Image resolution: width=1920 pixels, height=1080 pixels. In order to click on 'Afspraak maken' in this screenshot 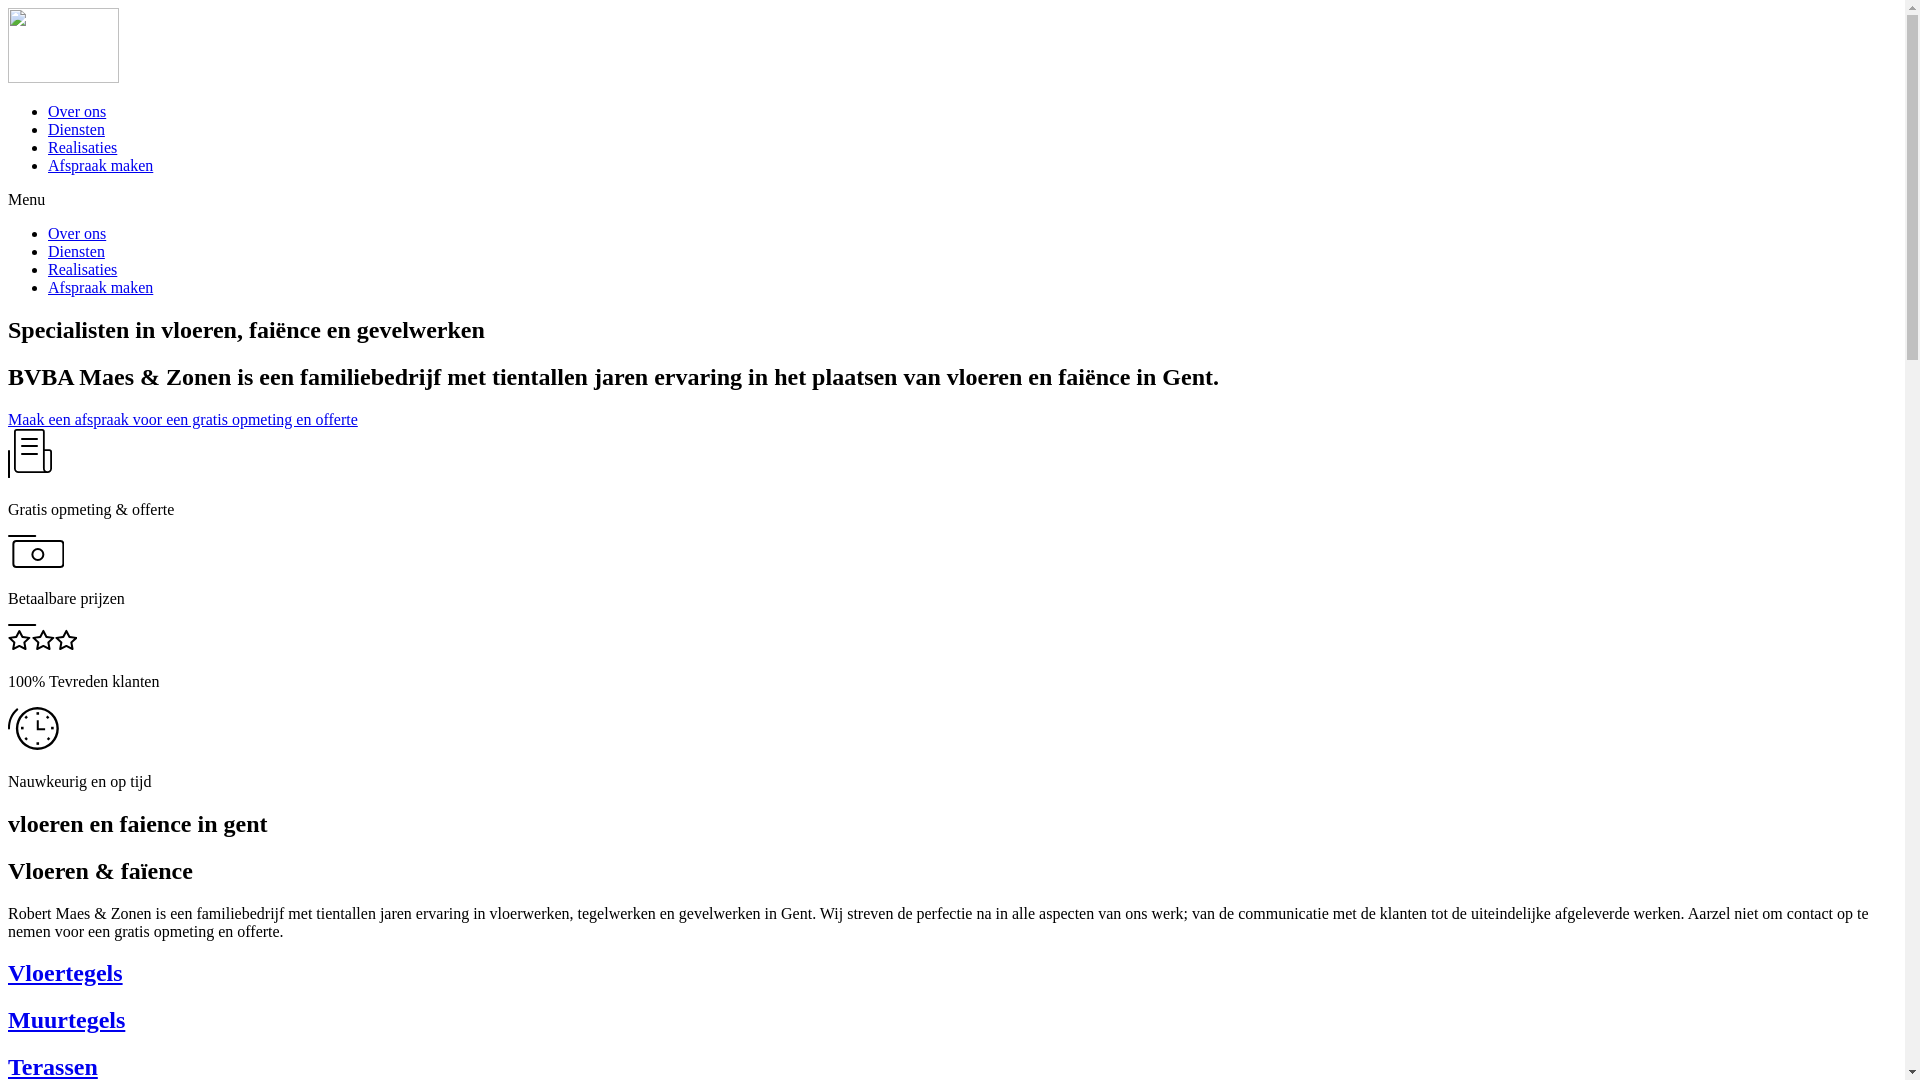, I will do `click(48, 287)`.